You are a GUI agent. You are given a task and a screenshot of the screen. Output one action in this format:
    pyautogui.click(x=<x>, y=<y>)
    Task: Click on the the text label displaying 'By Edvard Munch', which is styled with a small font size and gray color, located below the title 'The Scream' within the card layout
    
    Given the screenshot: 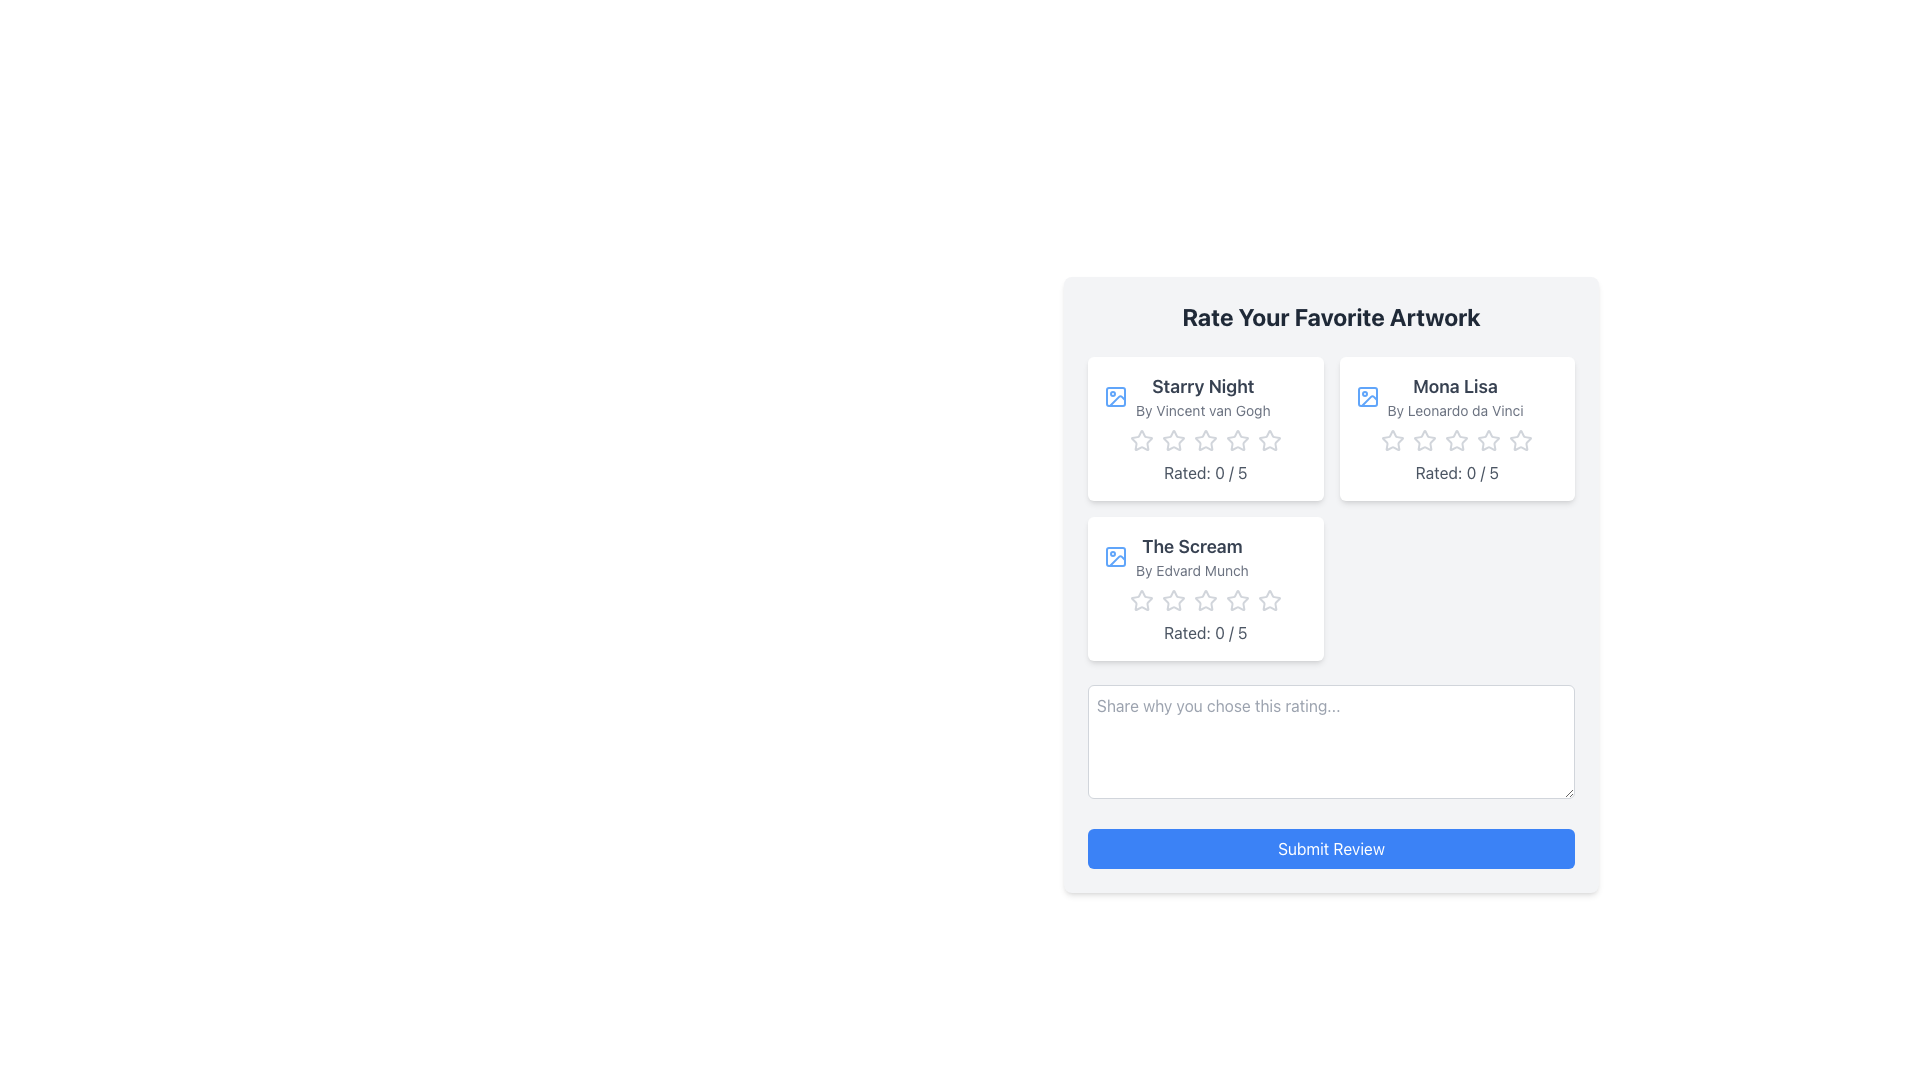 What is the action you would take?
    pyautogui.click(x=1192, y=570)
    